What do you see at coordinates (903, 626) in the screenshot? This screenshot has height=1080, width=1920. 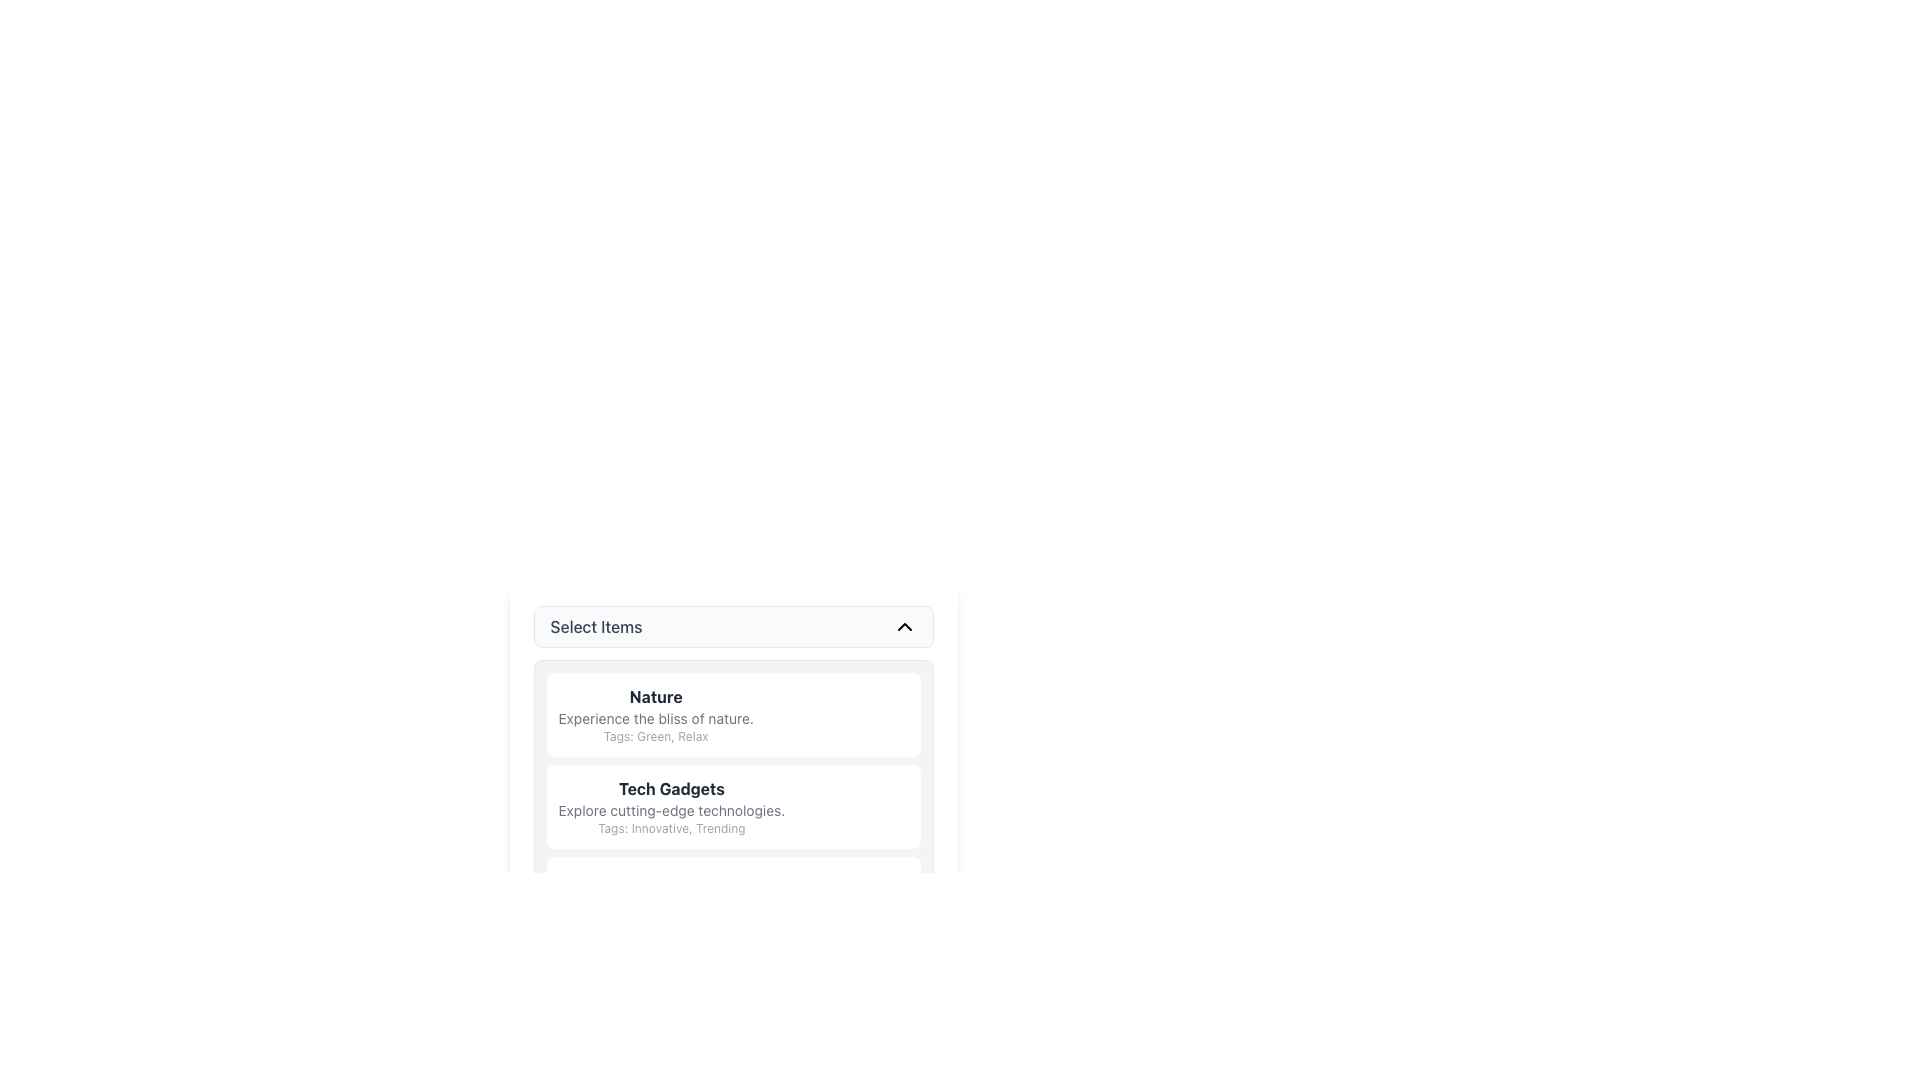 I see `the upward-pointing chevron icon on the right side of the 'Select Items' header` at bounding box center [903, 626].